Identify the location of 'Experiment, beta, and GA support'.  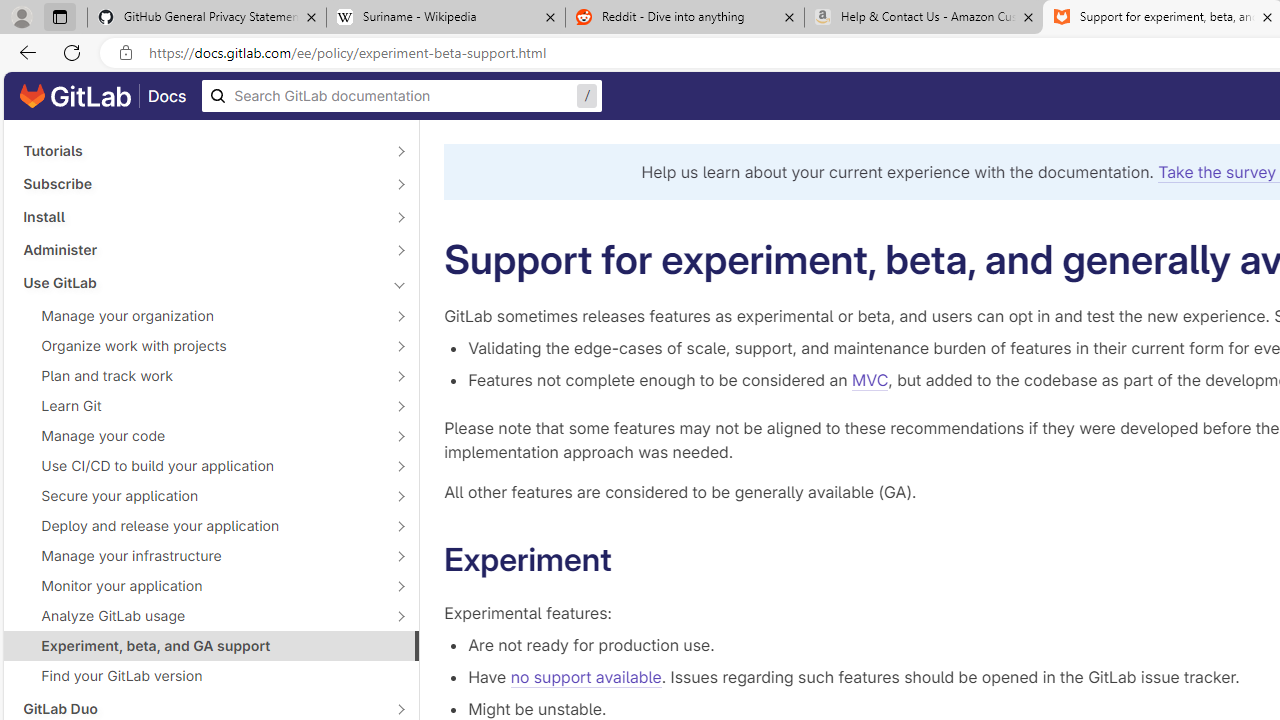
(211, 645).